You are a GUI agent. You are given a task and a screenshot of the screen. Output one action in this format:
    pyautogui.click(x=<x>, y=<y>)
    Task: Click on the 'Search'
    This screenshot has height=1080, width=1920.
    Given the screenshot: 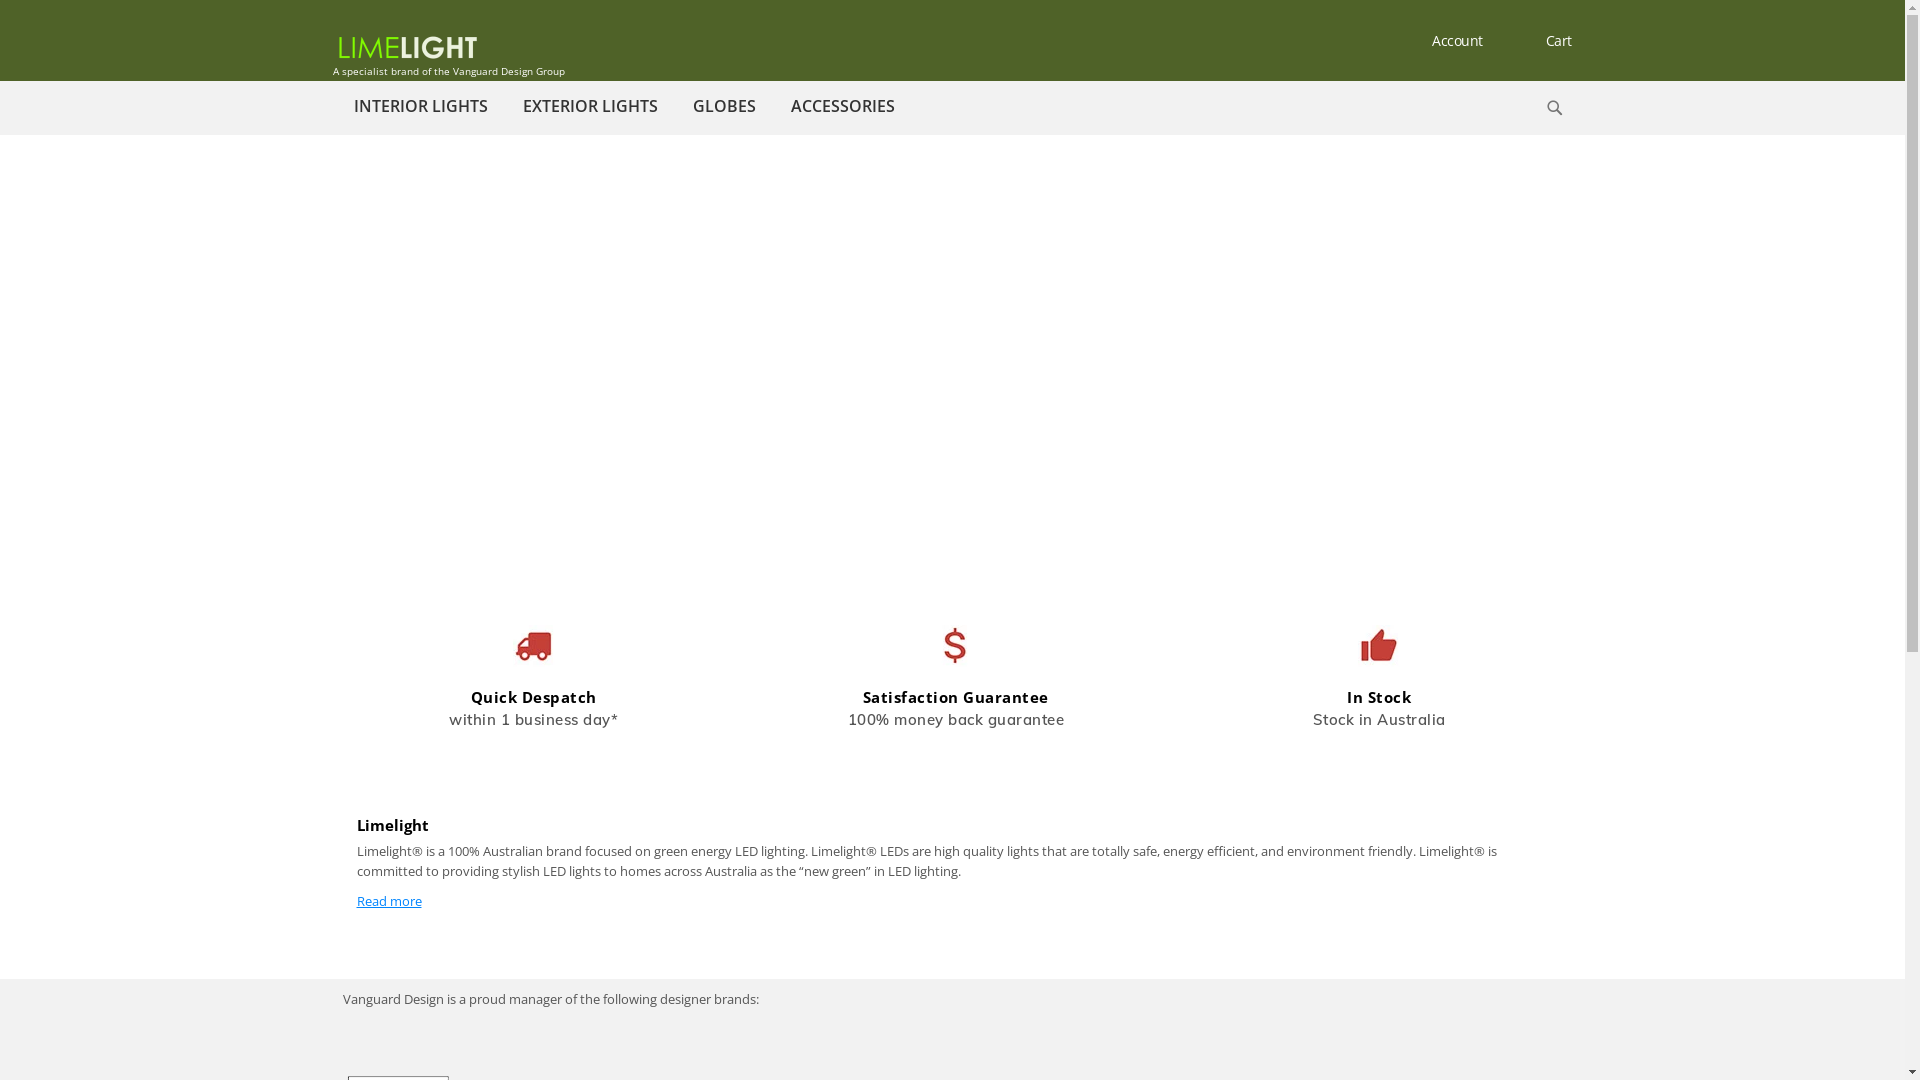 What is the action you would take?
    pyautogui.click(x=1553, y=108)
    